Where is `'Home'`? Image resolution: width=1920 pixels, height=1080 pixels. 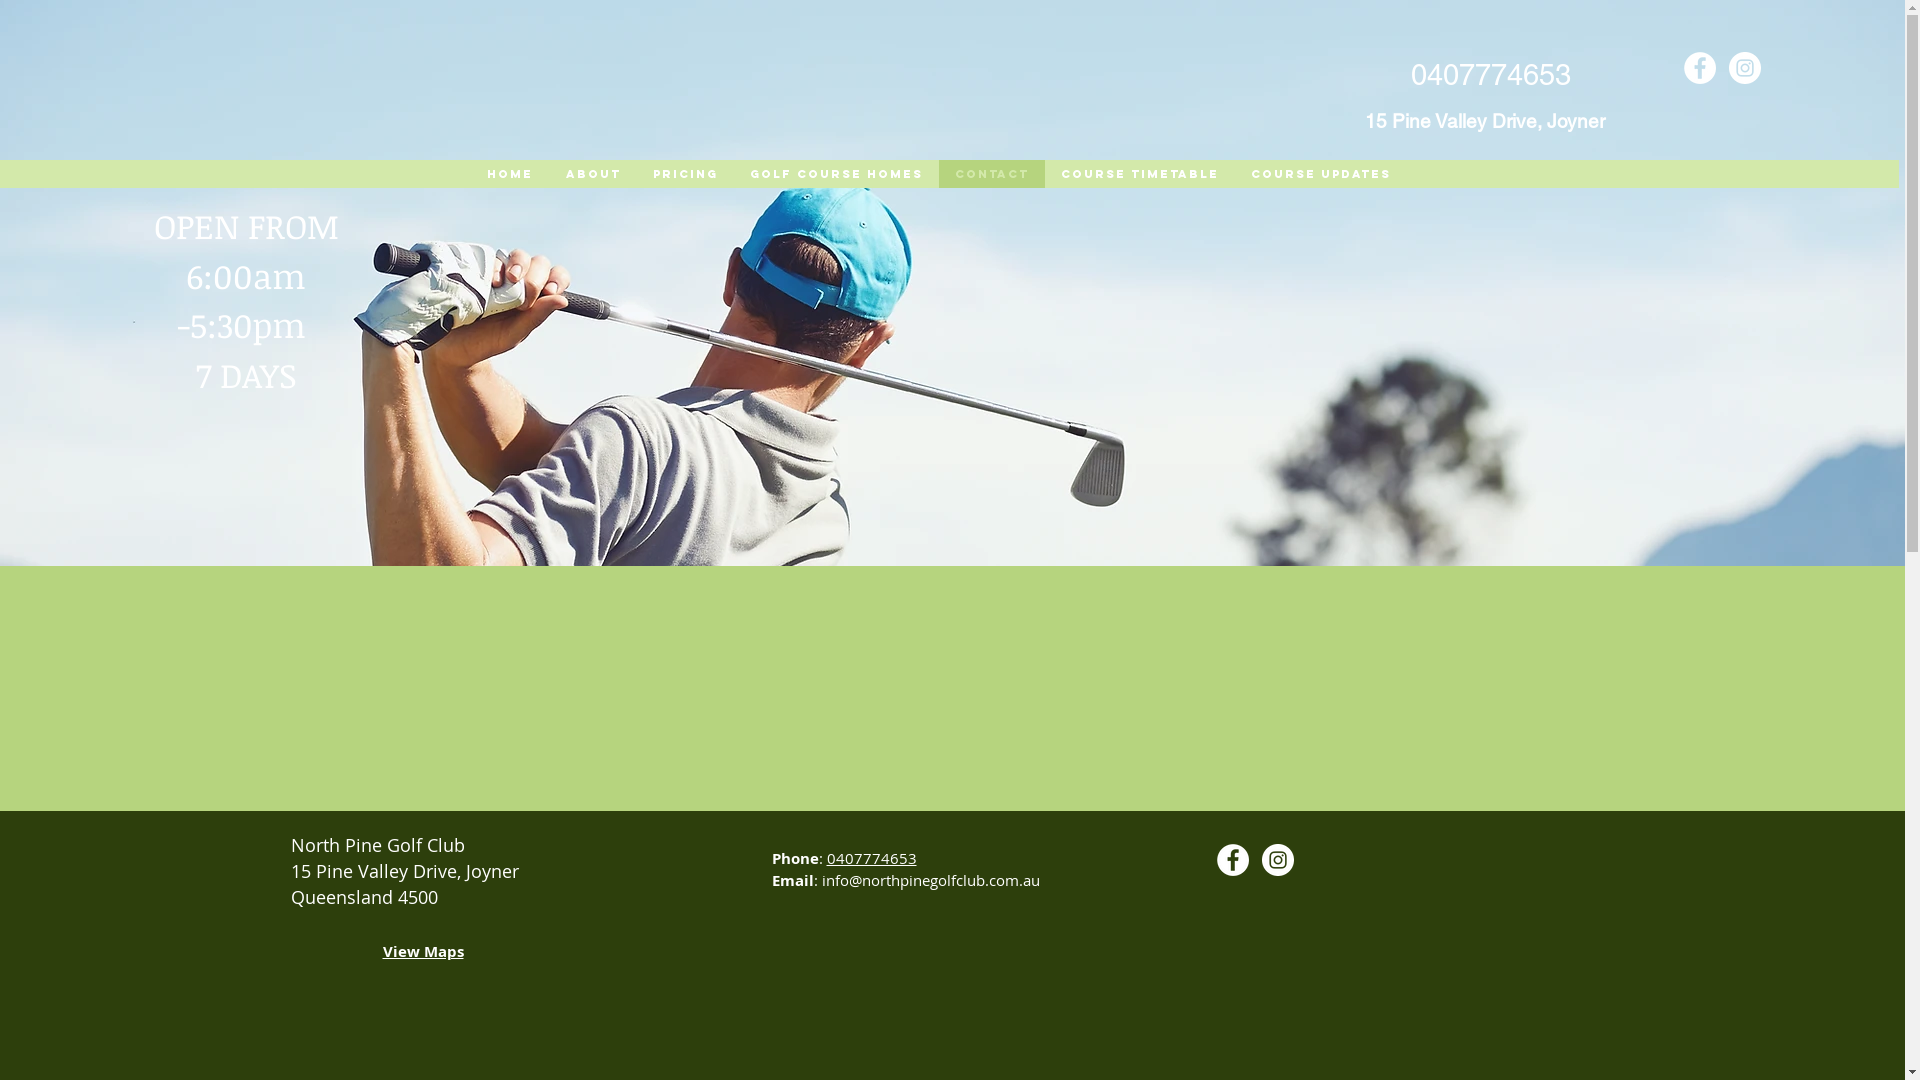 'Home' is located at coordinates (508, 172).